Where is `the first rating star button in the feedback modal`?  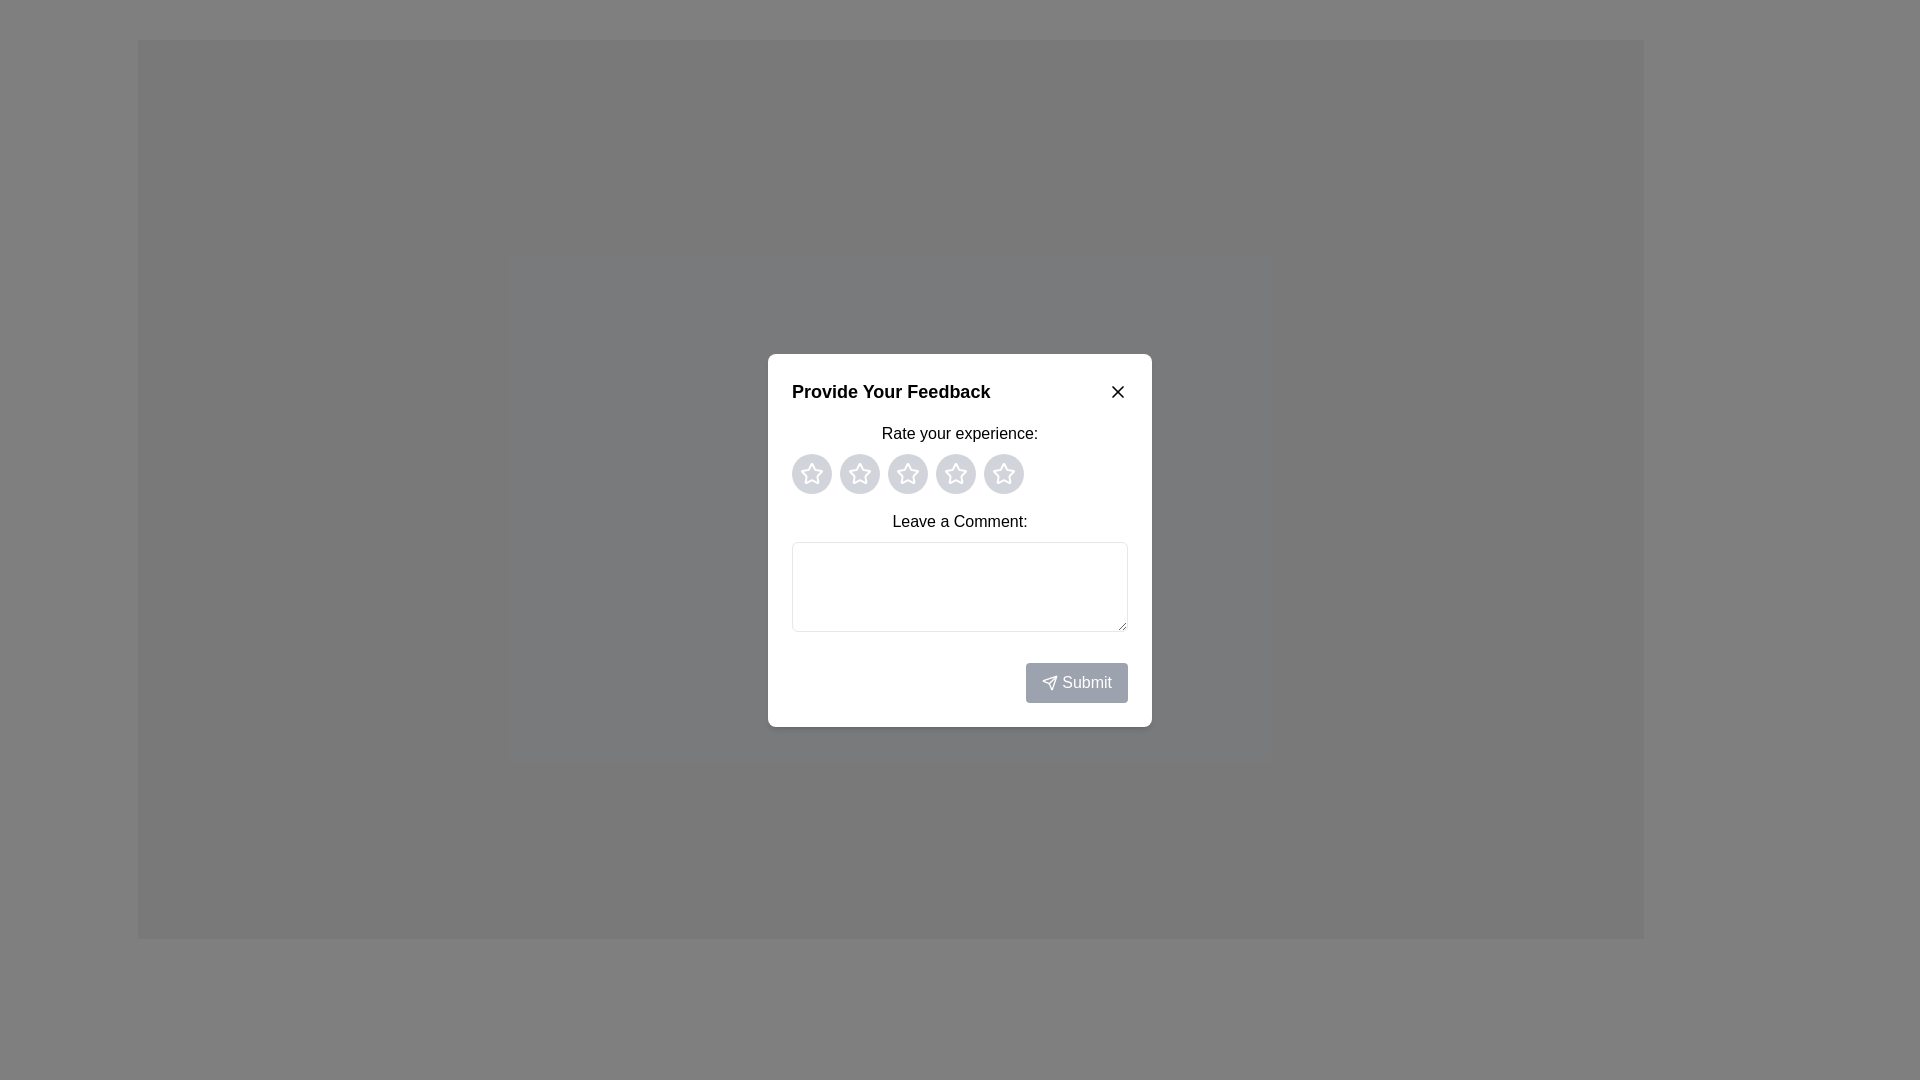 the first rating star button in the feedback modal is located at coordinates (811, 473).